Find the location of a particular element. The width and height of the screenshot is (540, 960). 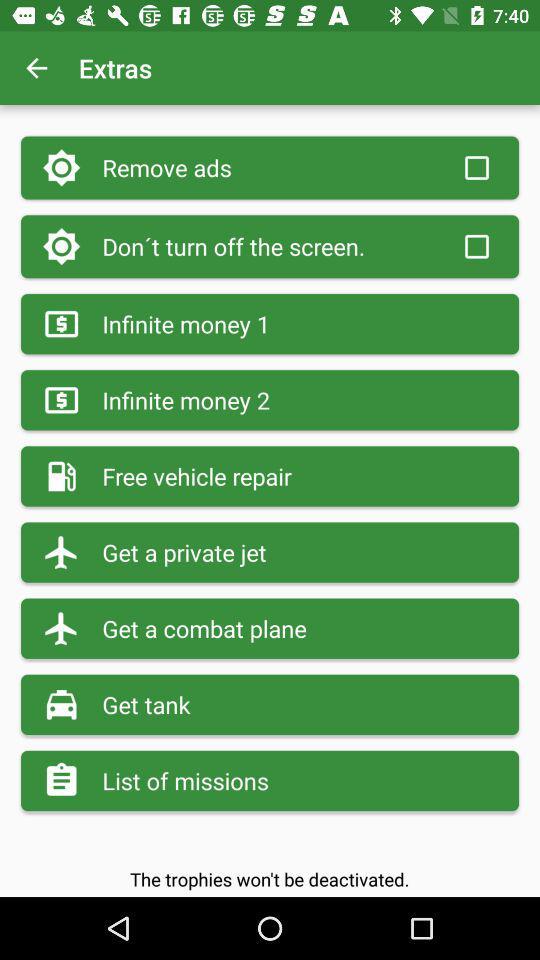

item to the left of extras is located at coordinates (36, 68).